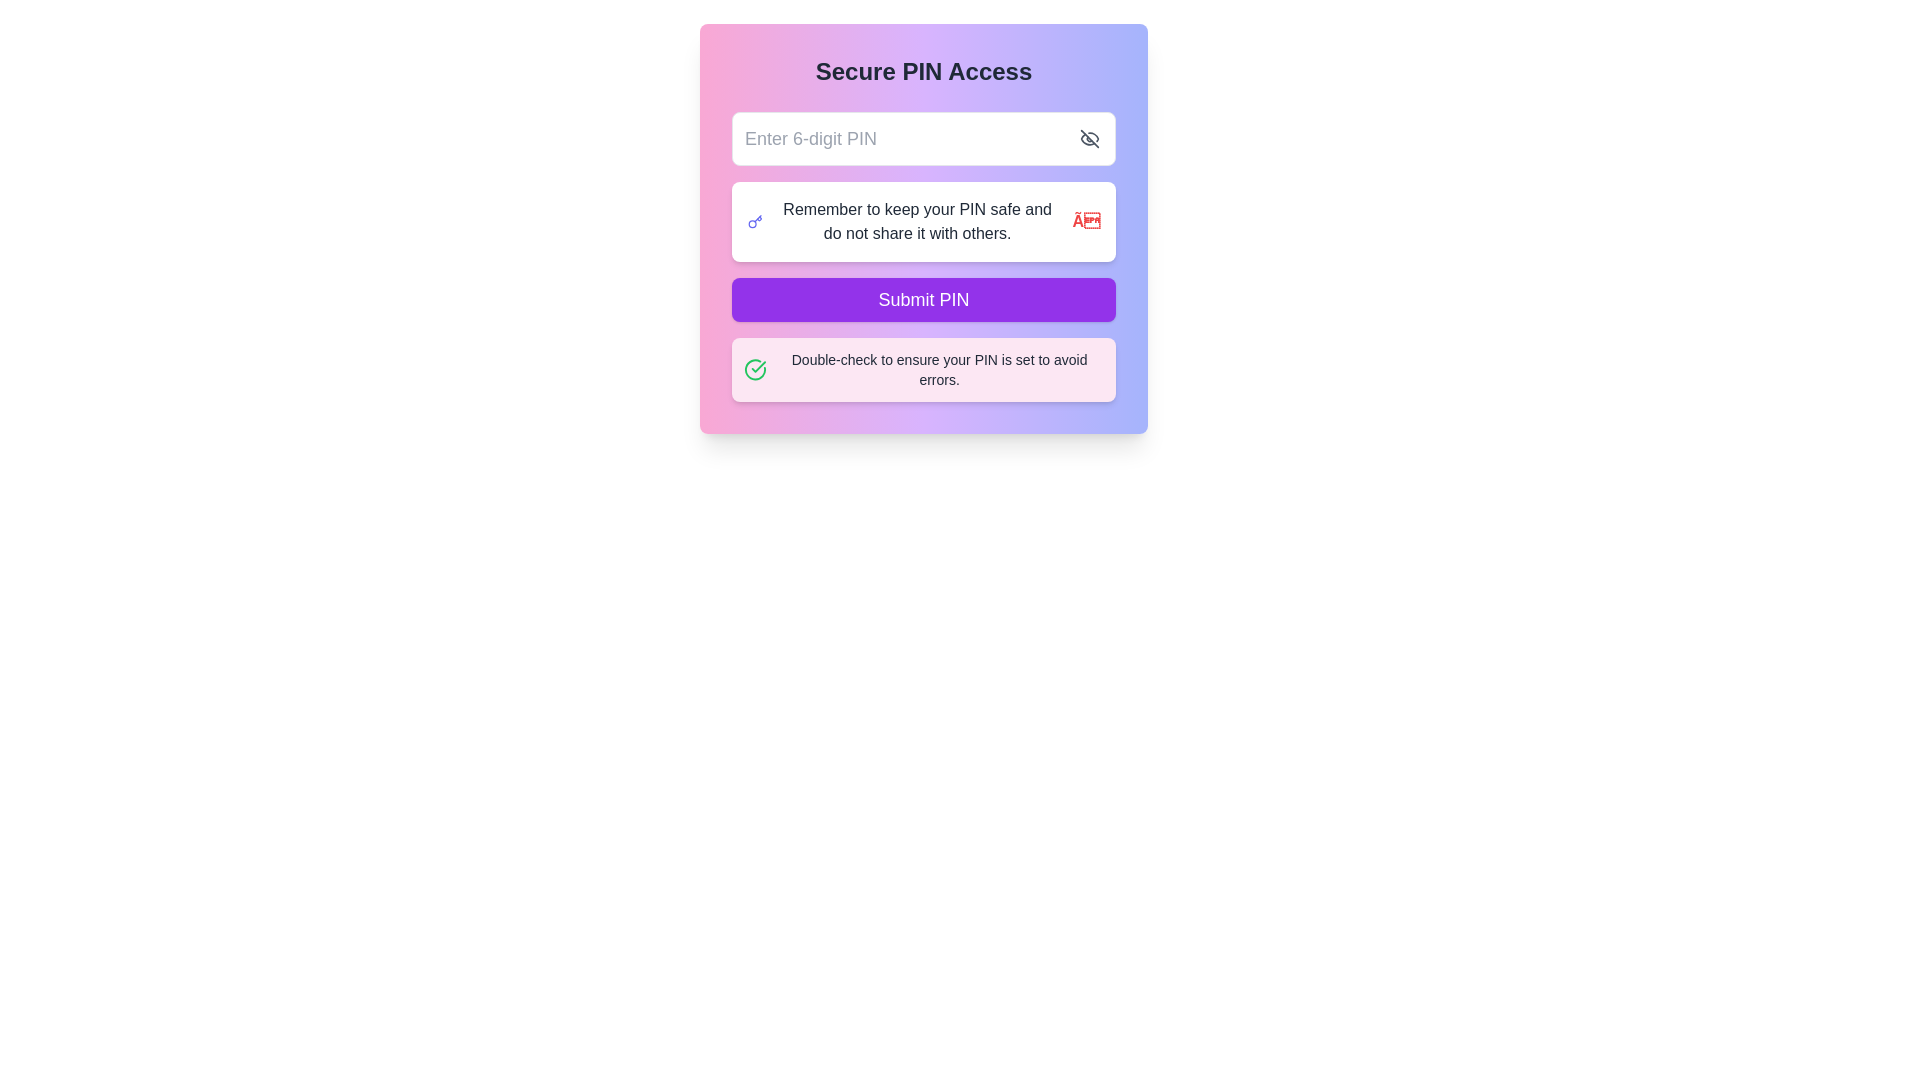 The image size is (1920, 1080). I want to click on the red '×' button located at the far right end of the notification box that contains the message about keeping your PIN safe, so click(1085, 222).